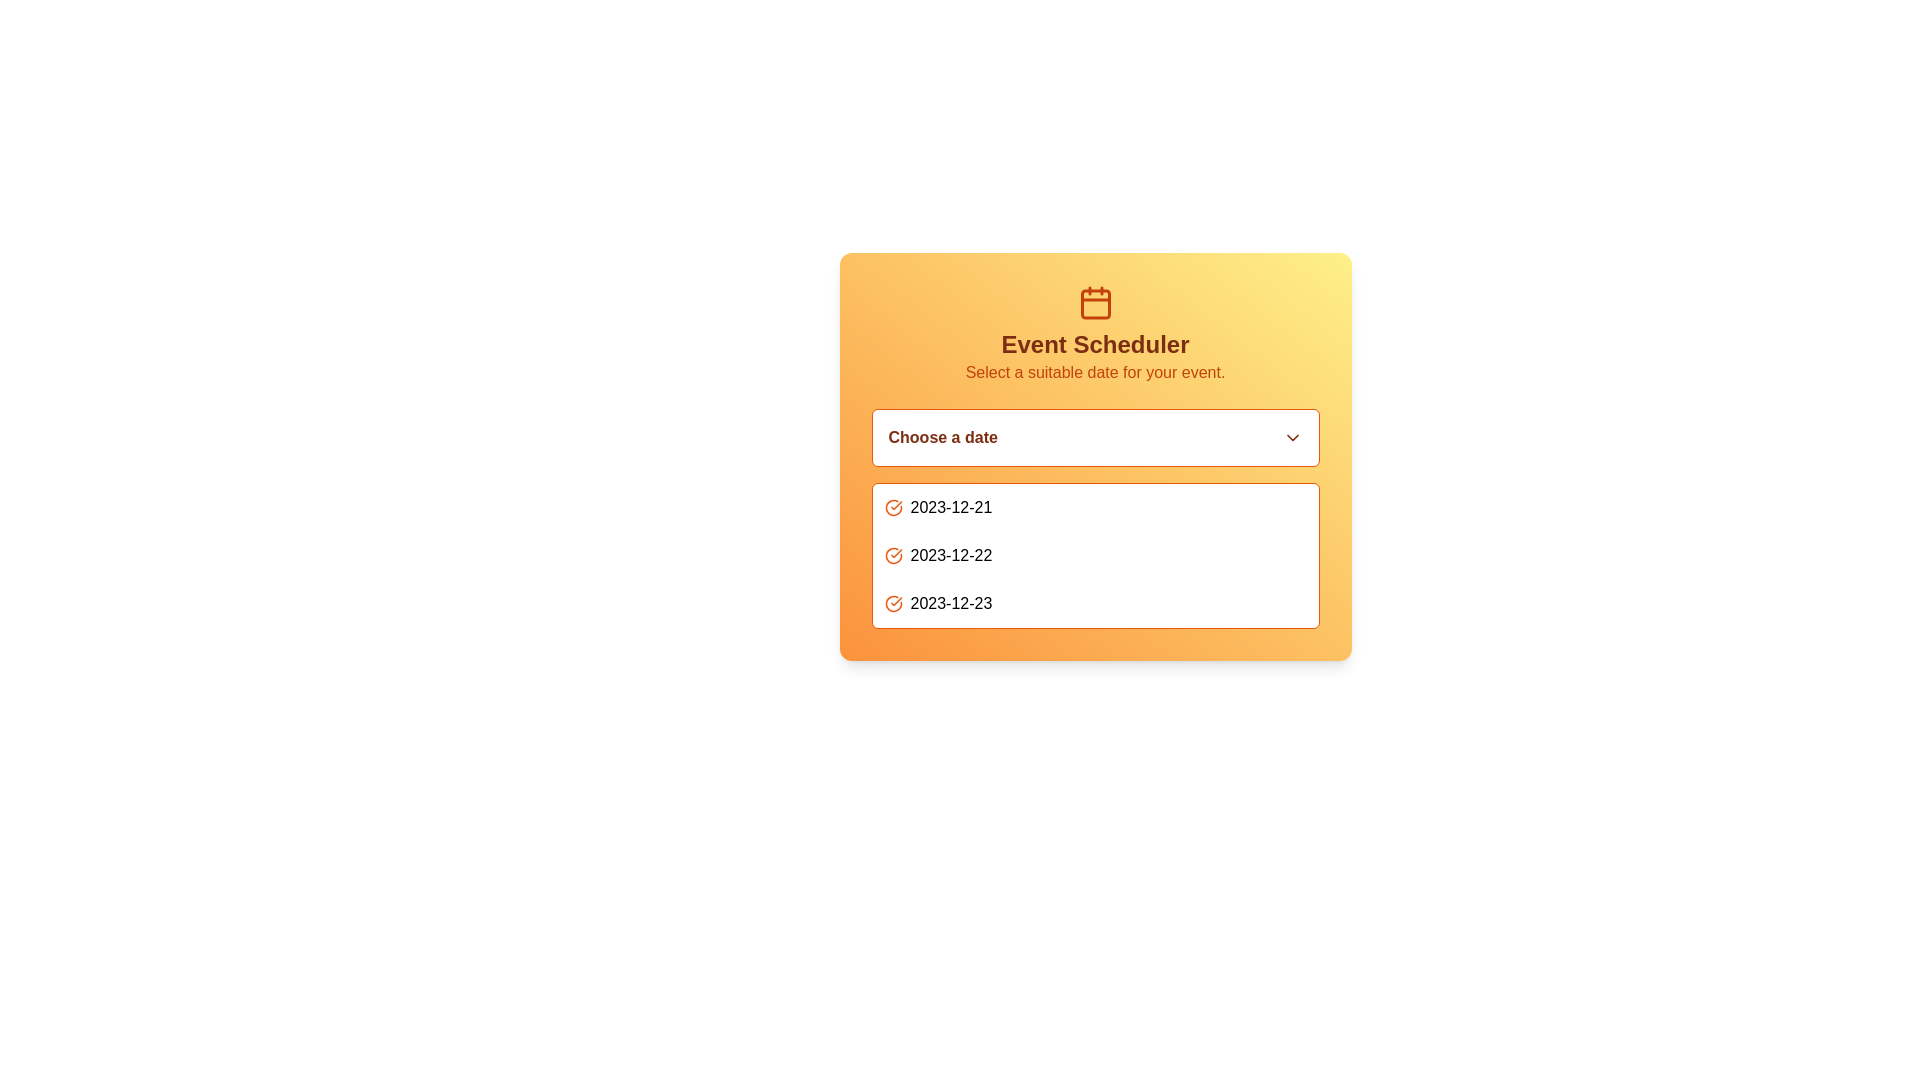  What do you see at coordinates (1094, 343) in the screenshot?
I see `the 'Event Scheduler' header text, which is styled in a bold 2XL font size with an orange-brown color, prominently positioned at the top of an orange gradient card` at bounding box center [1094, 343].